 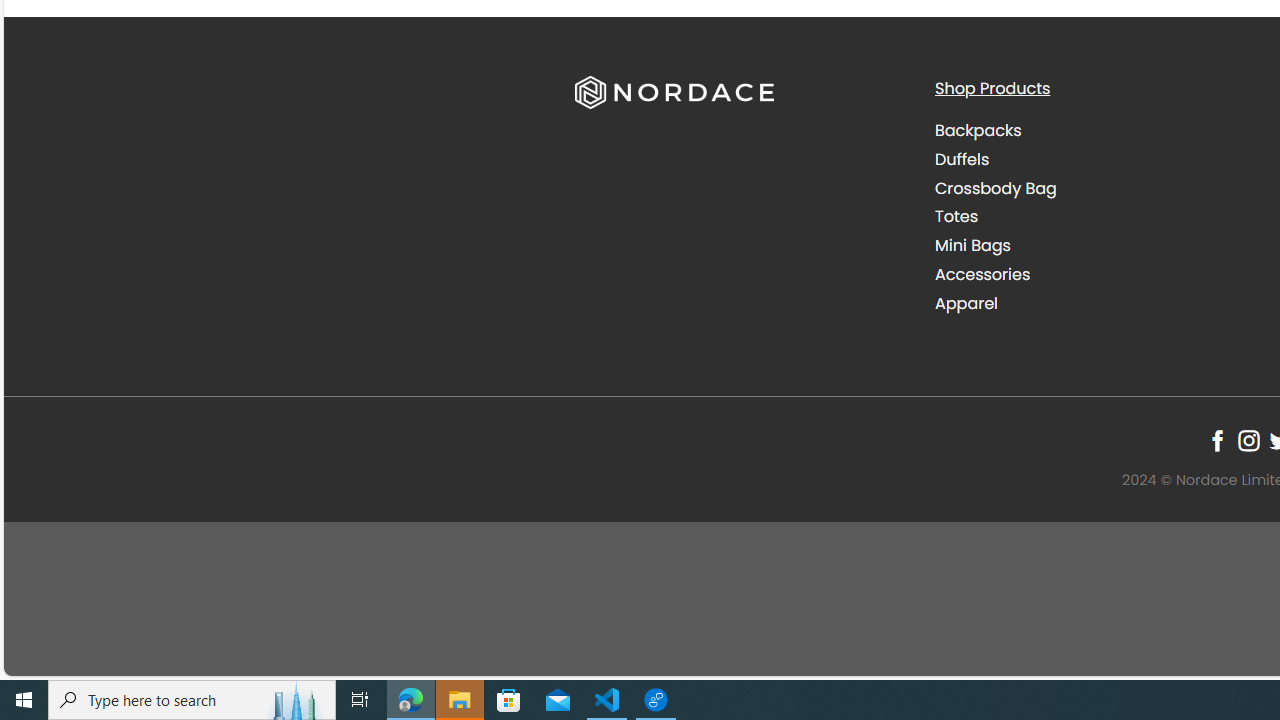 I want to click on 'Backpacks', so click(x=1098, y=131).